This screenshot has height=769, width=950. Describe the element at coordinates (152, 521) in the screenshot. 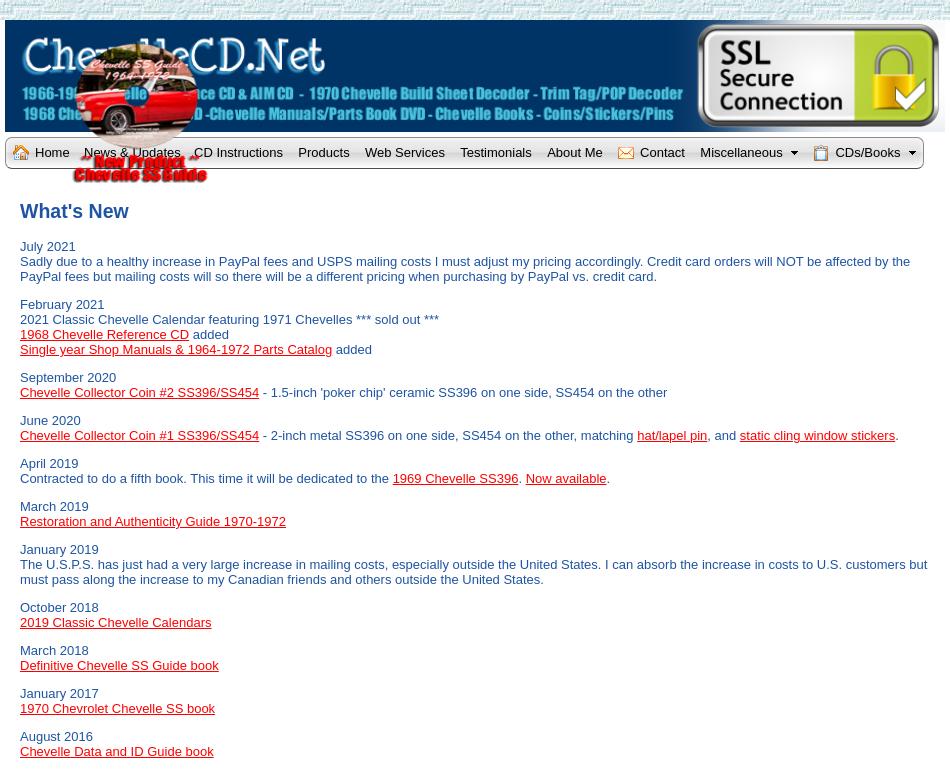

I see `'Restoration and Authenticity Guide 1970-1972'` at that location.